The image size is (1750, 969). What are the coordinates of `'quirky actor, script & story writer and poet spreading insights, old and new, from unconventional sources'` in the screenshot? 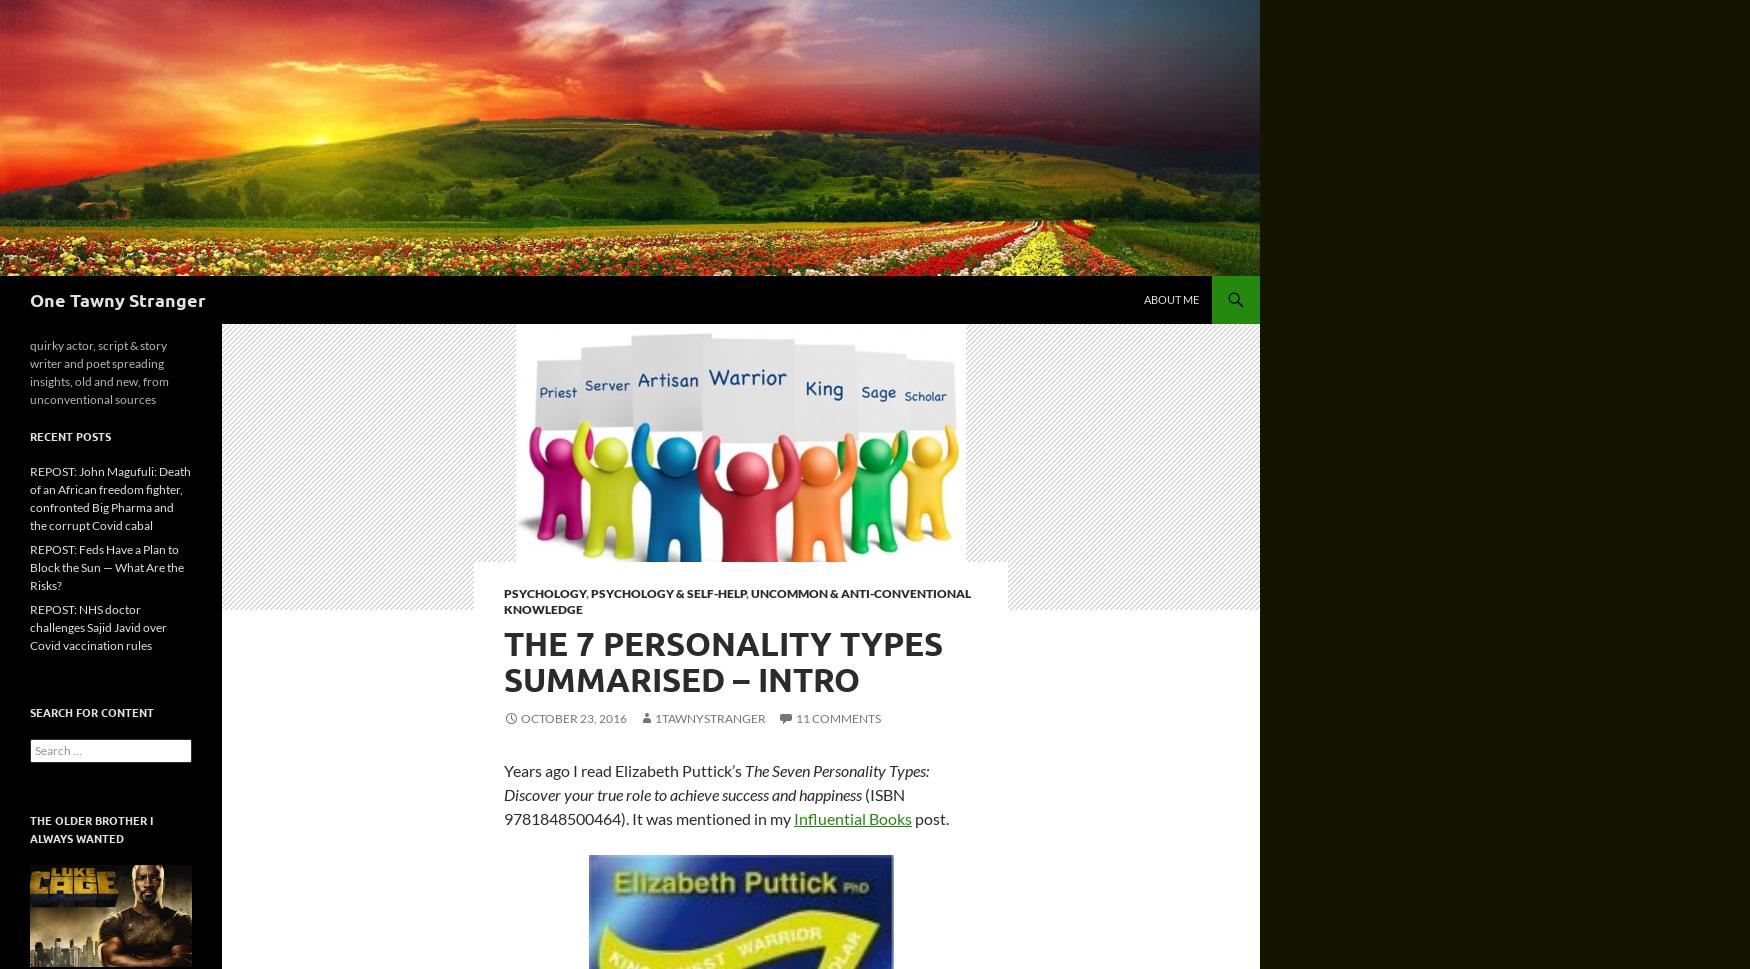 It's located at (99, 372).